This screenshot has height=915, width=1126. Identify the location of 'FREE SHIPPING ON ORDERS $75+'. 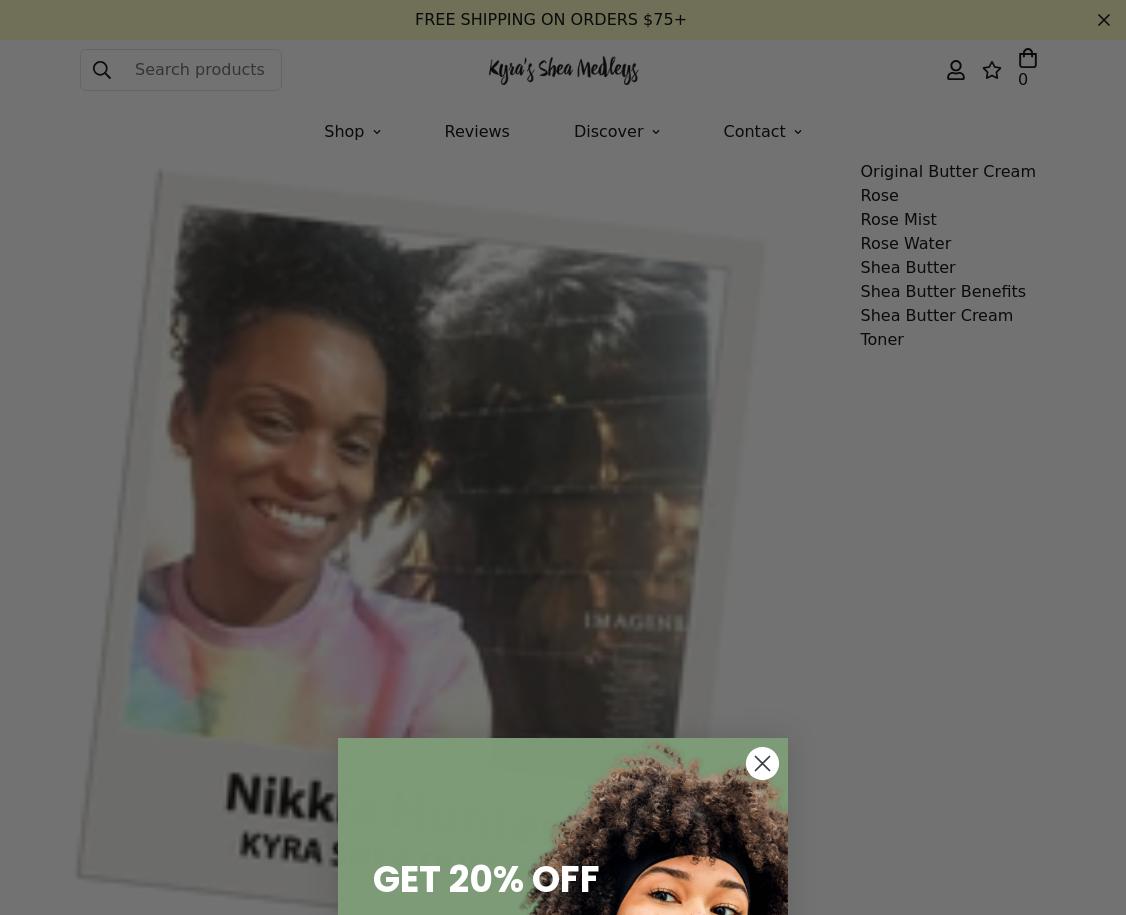
(550, 19).